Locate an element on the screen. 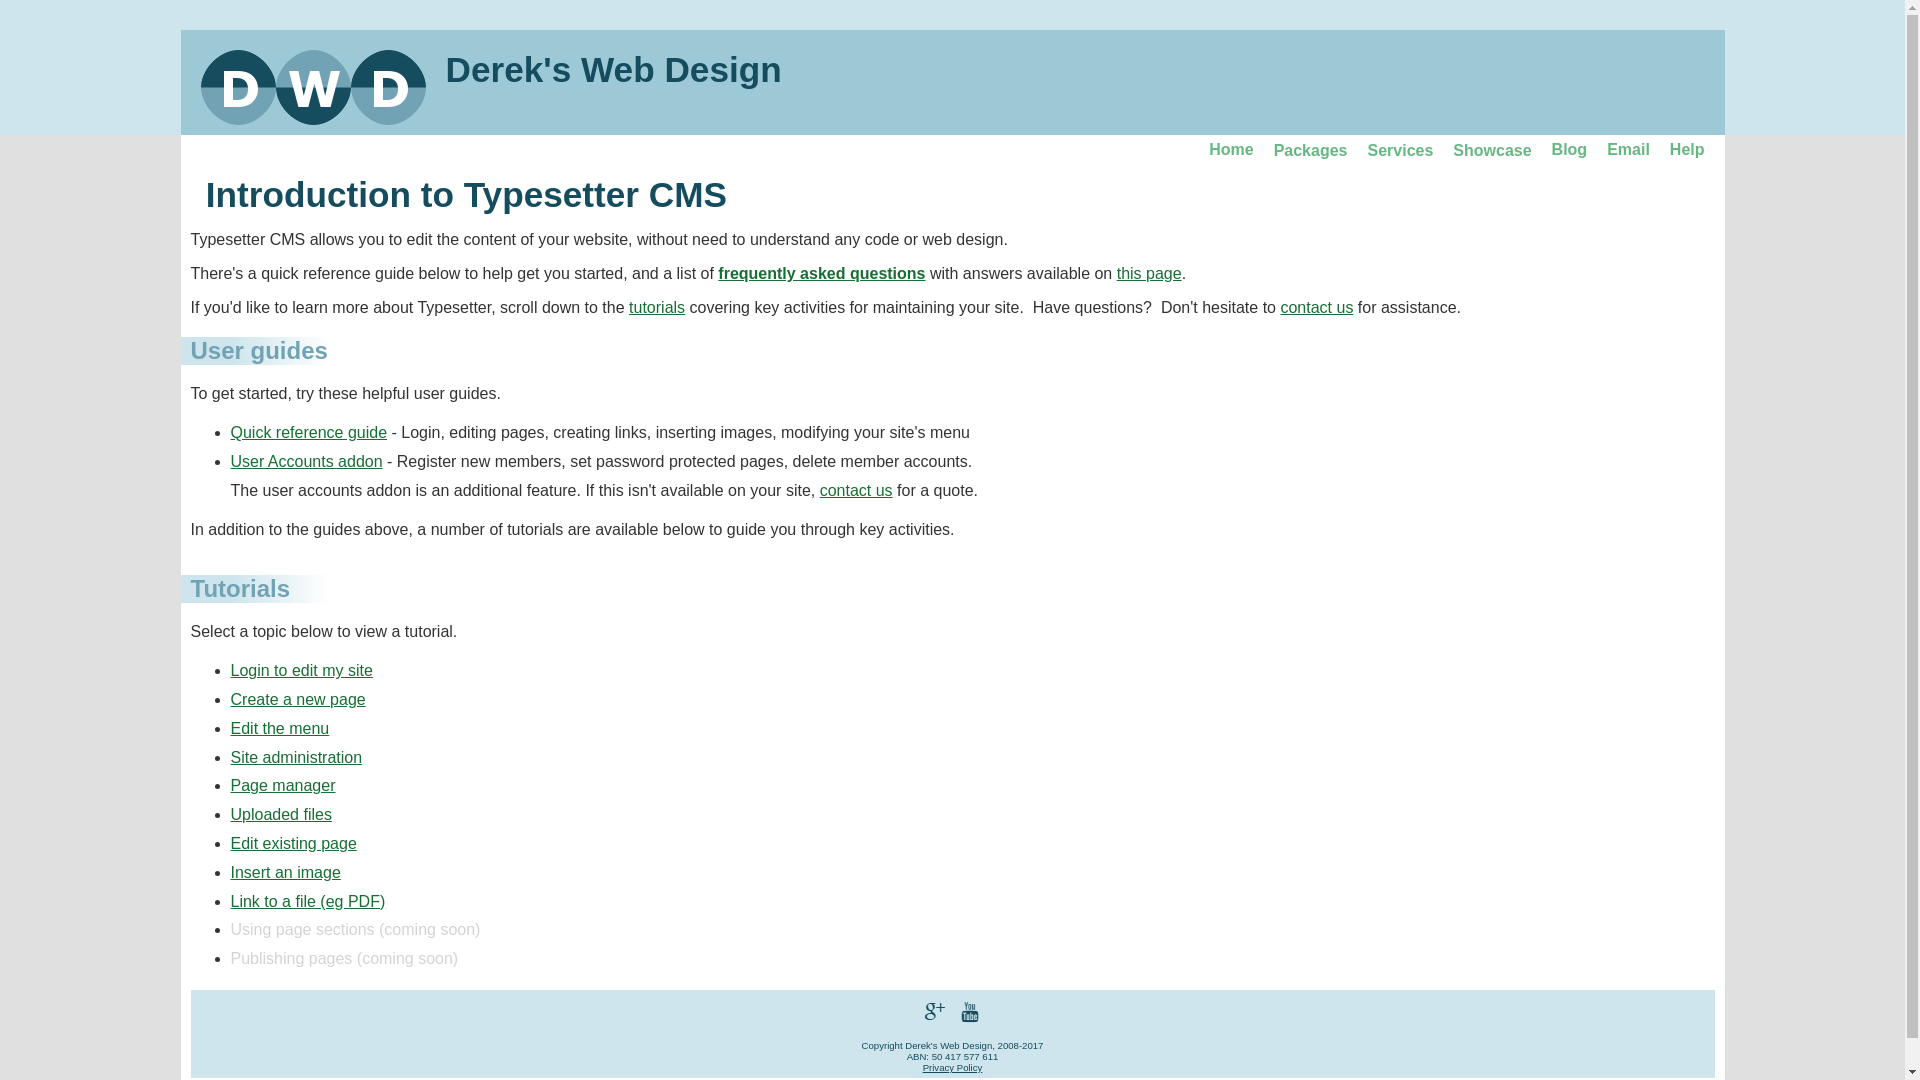  'tutorials' is located at coordinates (657, 307).